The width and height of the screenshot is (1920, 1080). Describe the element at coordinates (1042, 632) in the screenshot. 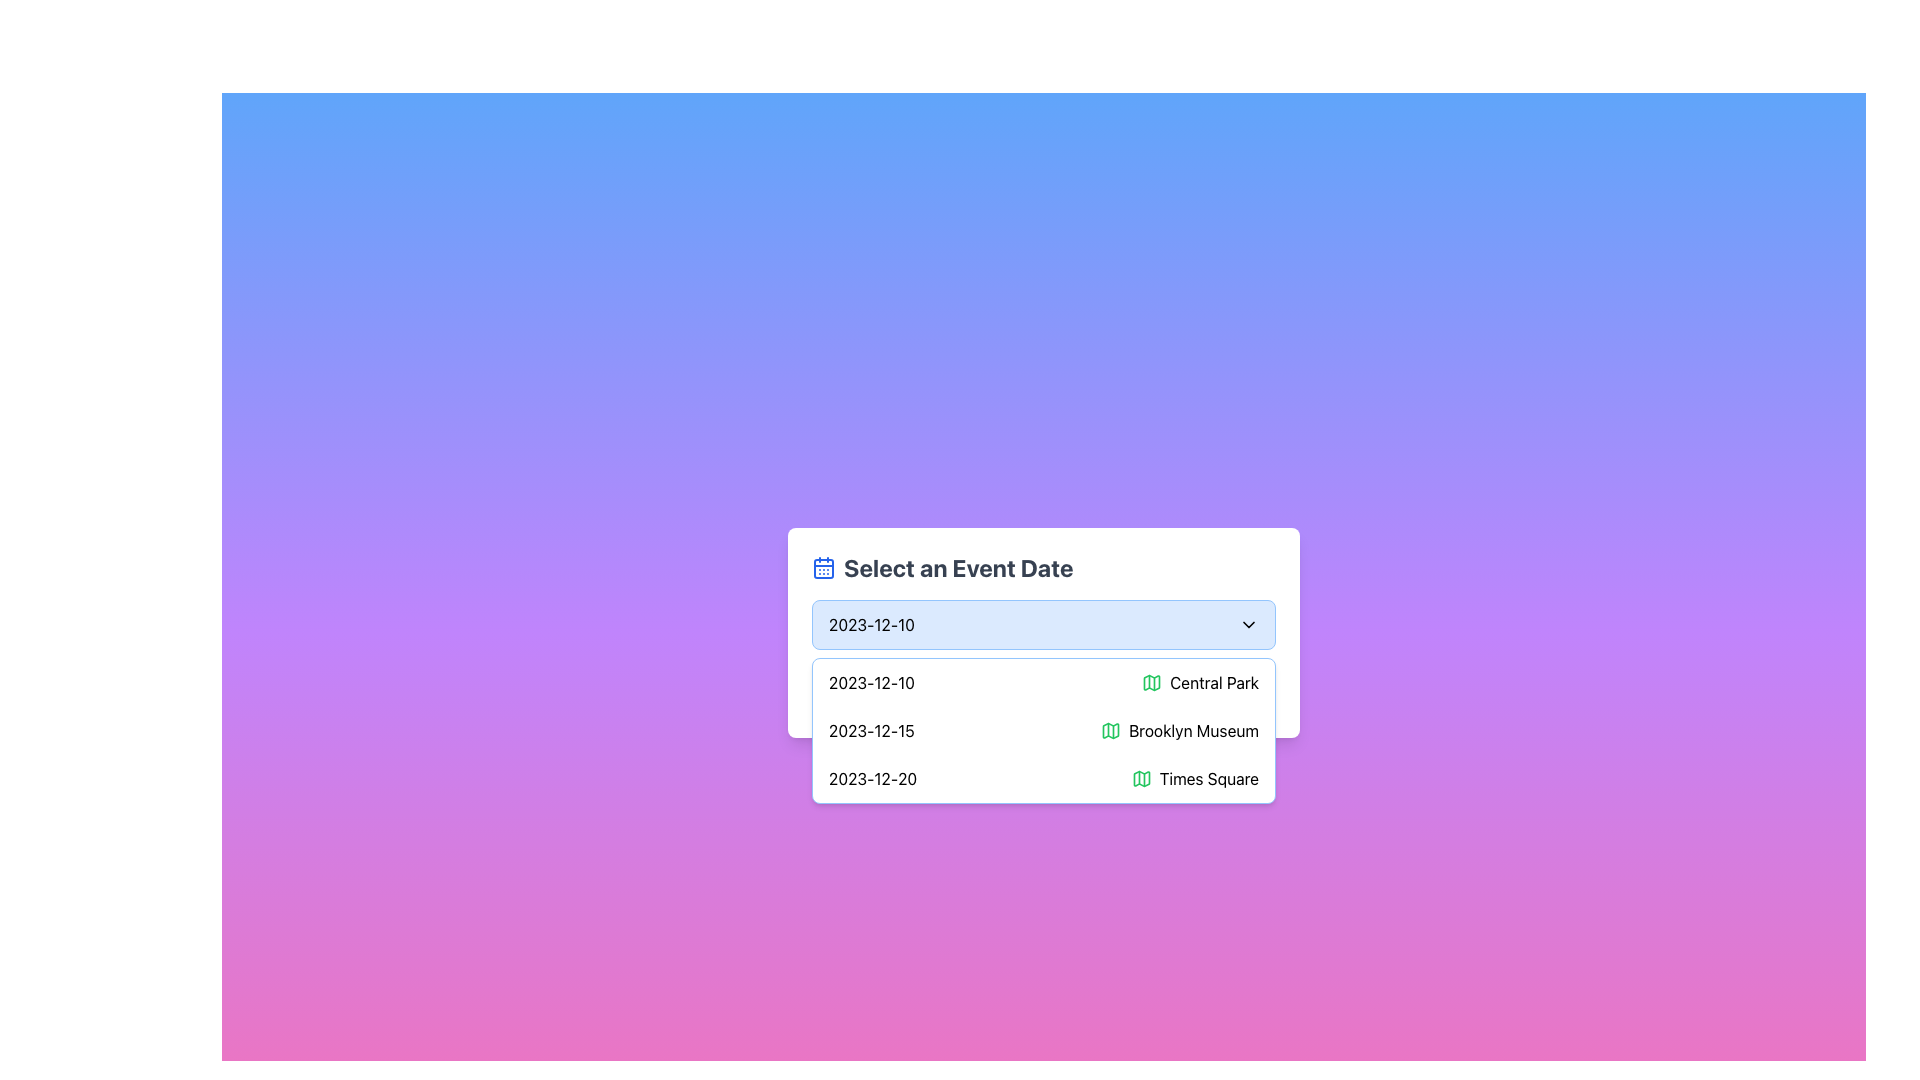

I see `the dropdown menu component` at that location.